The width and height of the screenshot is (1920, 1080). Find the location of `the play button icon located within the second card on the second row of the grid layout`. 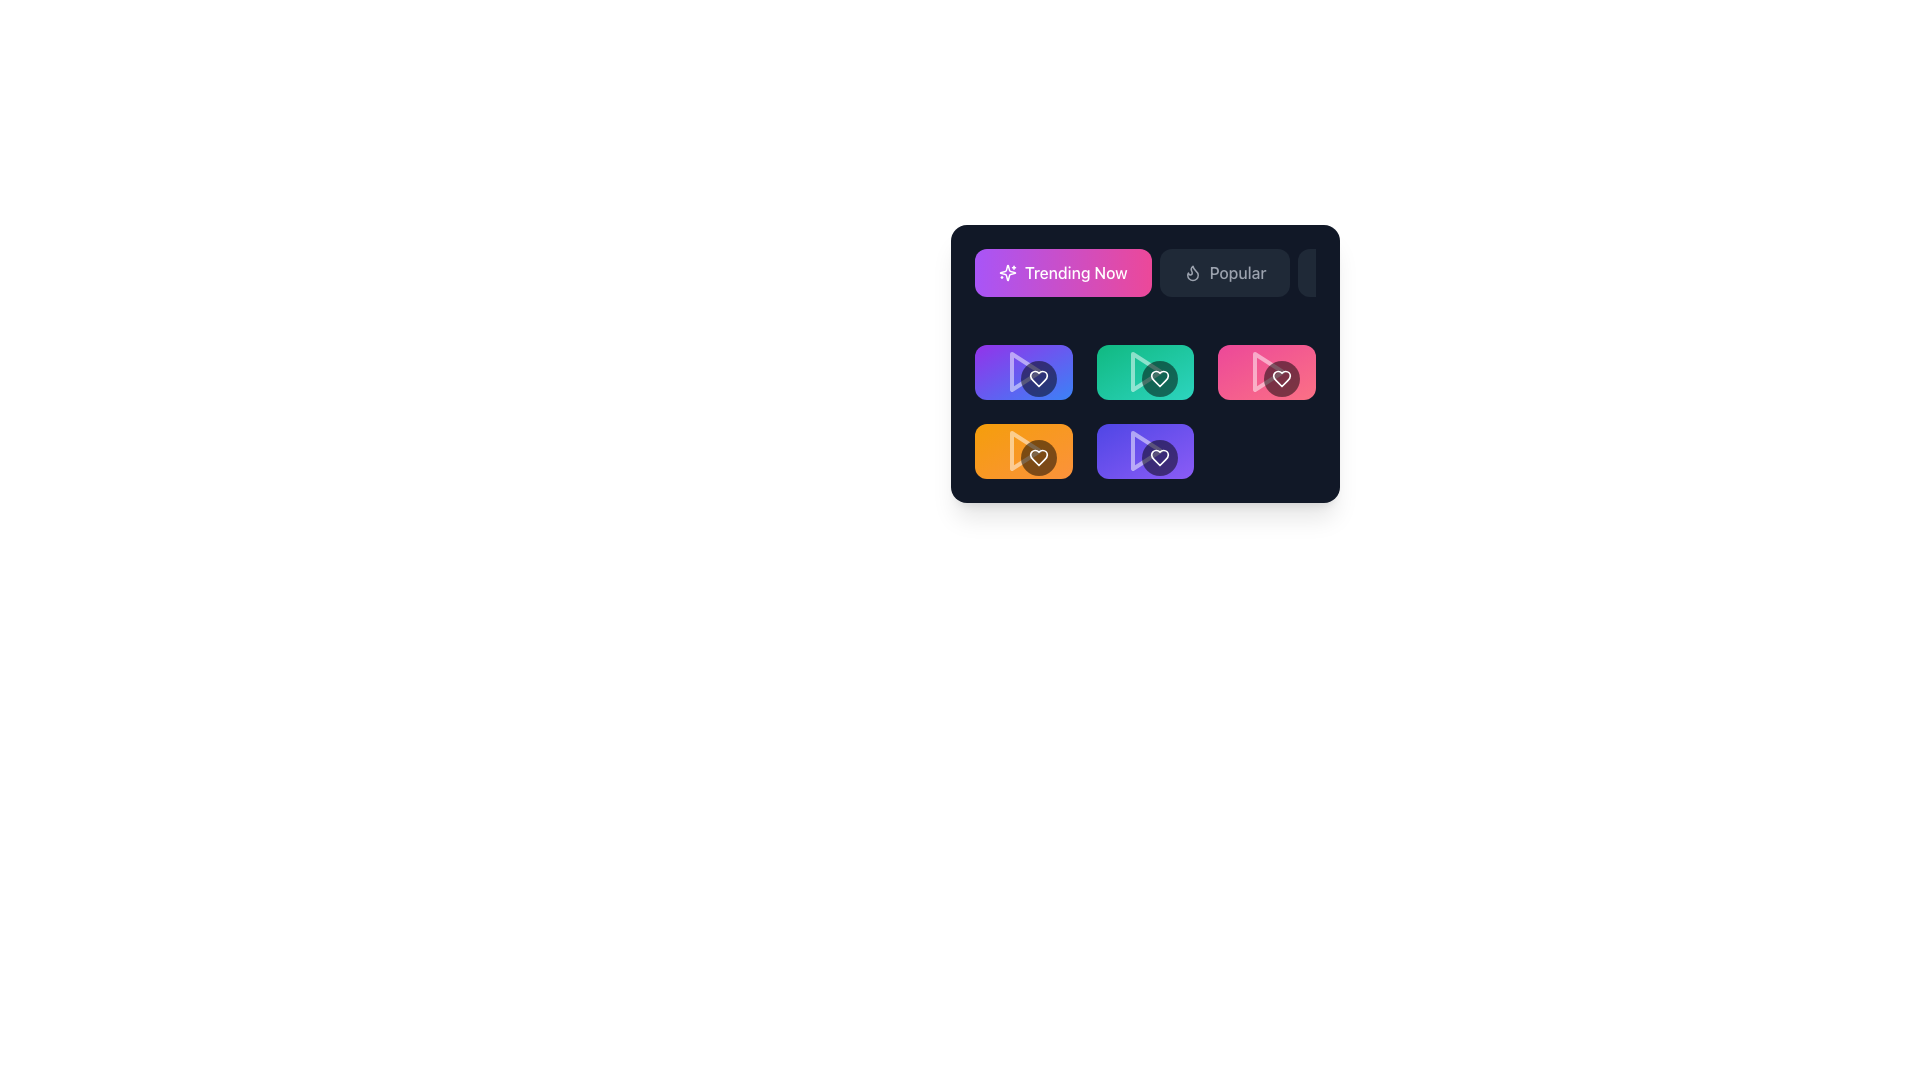

the play button icon located within the second card on the second row of the grid layout is located at coordinates (1147, 372).